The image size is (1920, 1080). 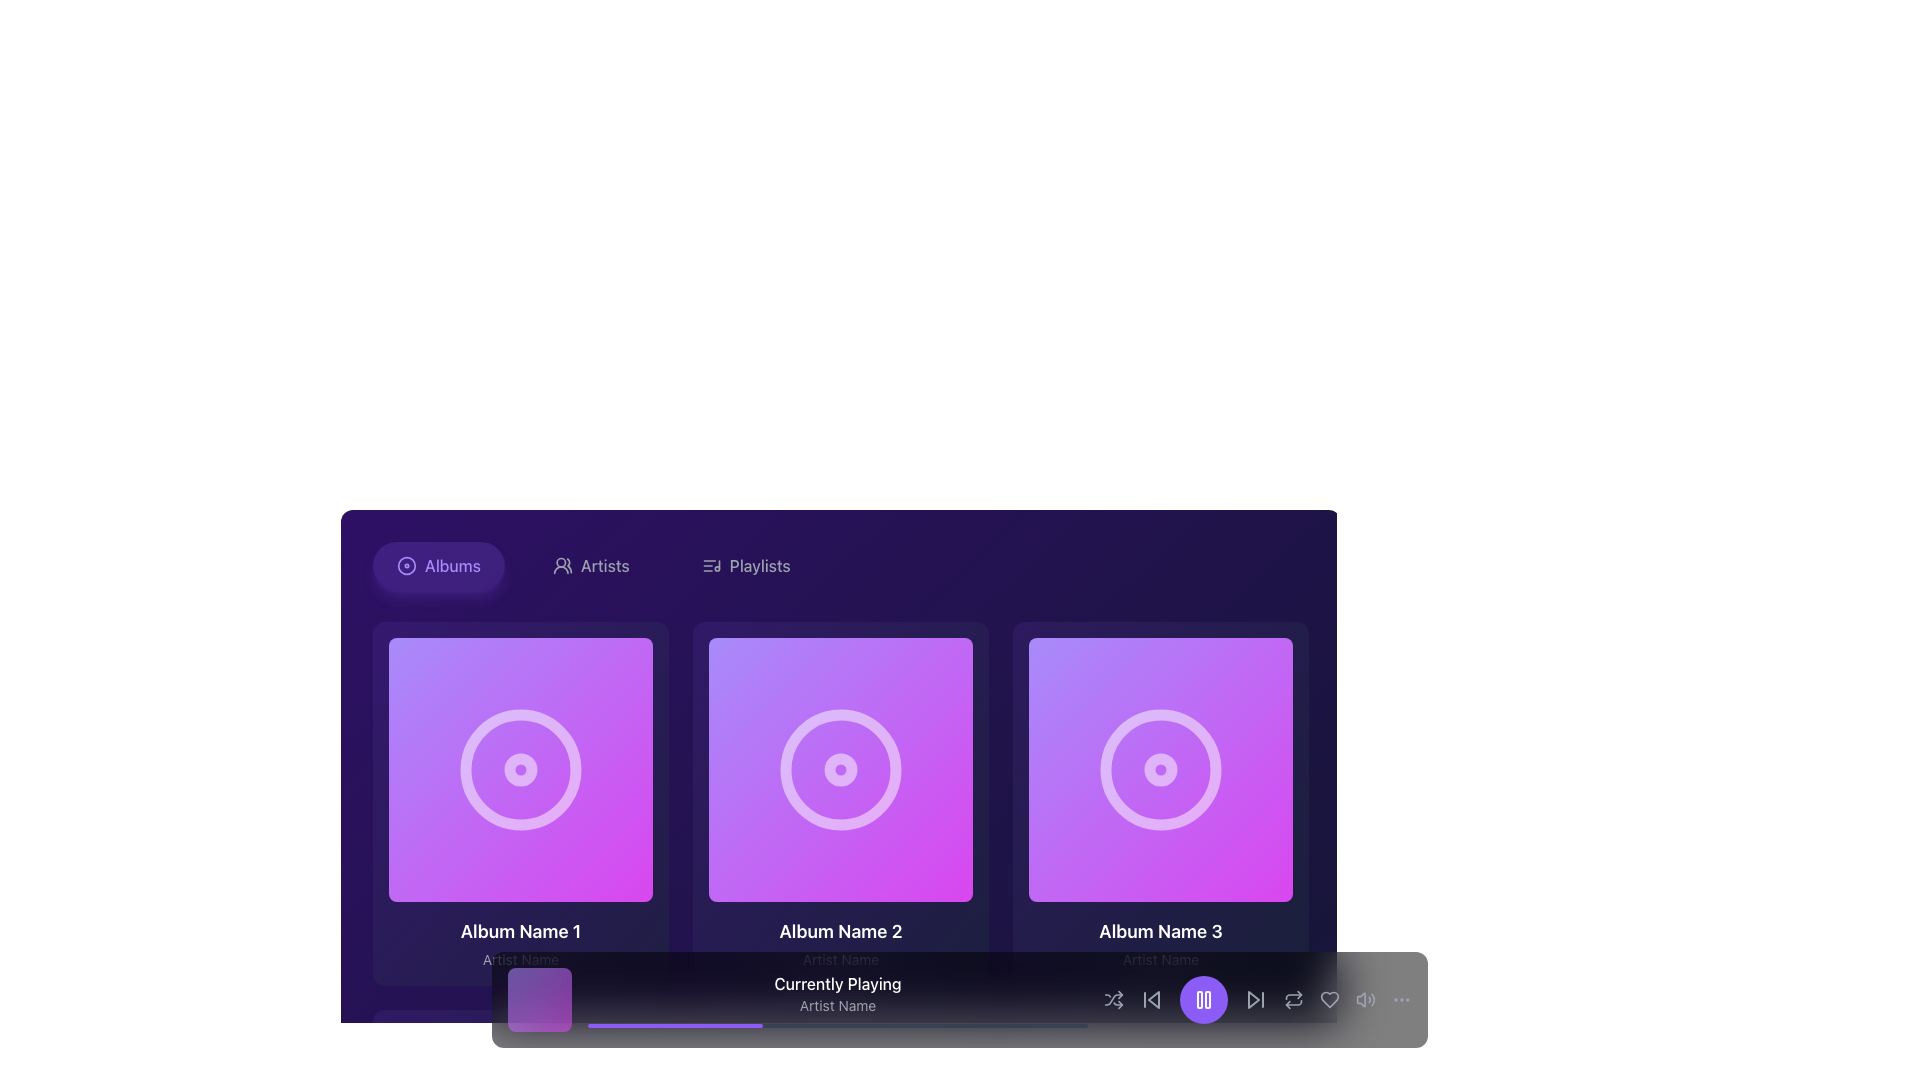 What do you see at coordinates (521, 769) in the screenshot?
I see `the circular 'play' icon with a triangle pointing to the right, located at the center of the album thumbnail for 'Album Name 1'` at bounding box center [521, 769].